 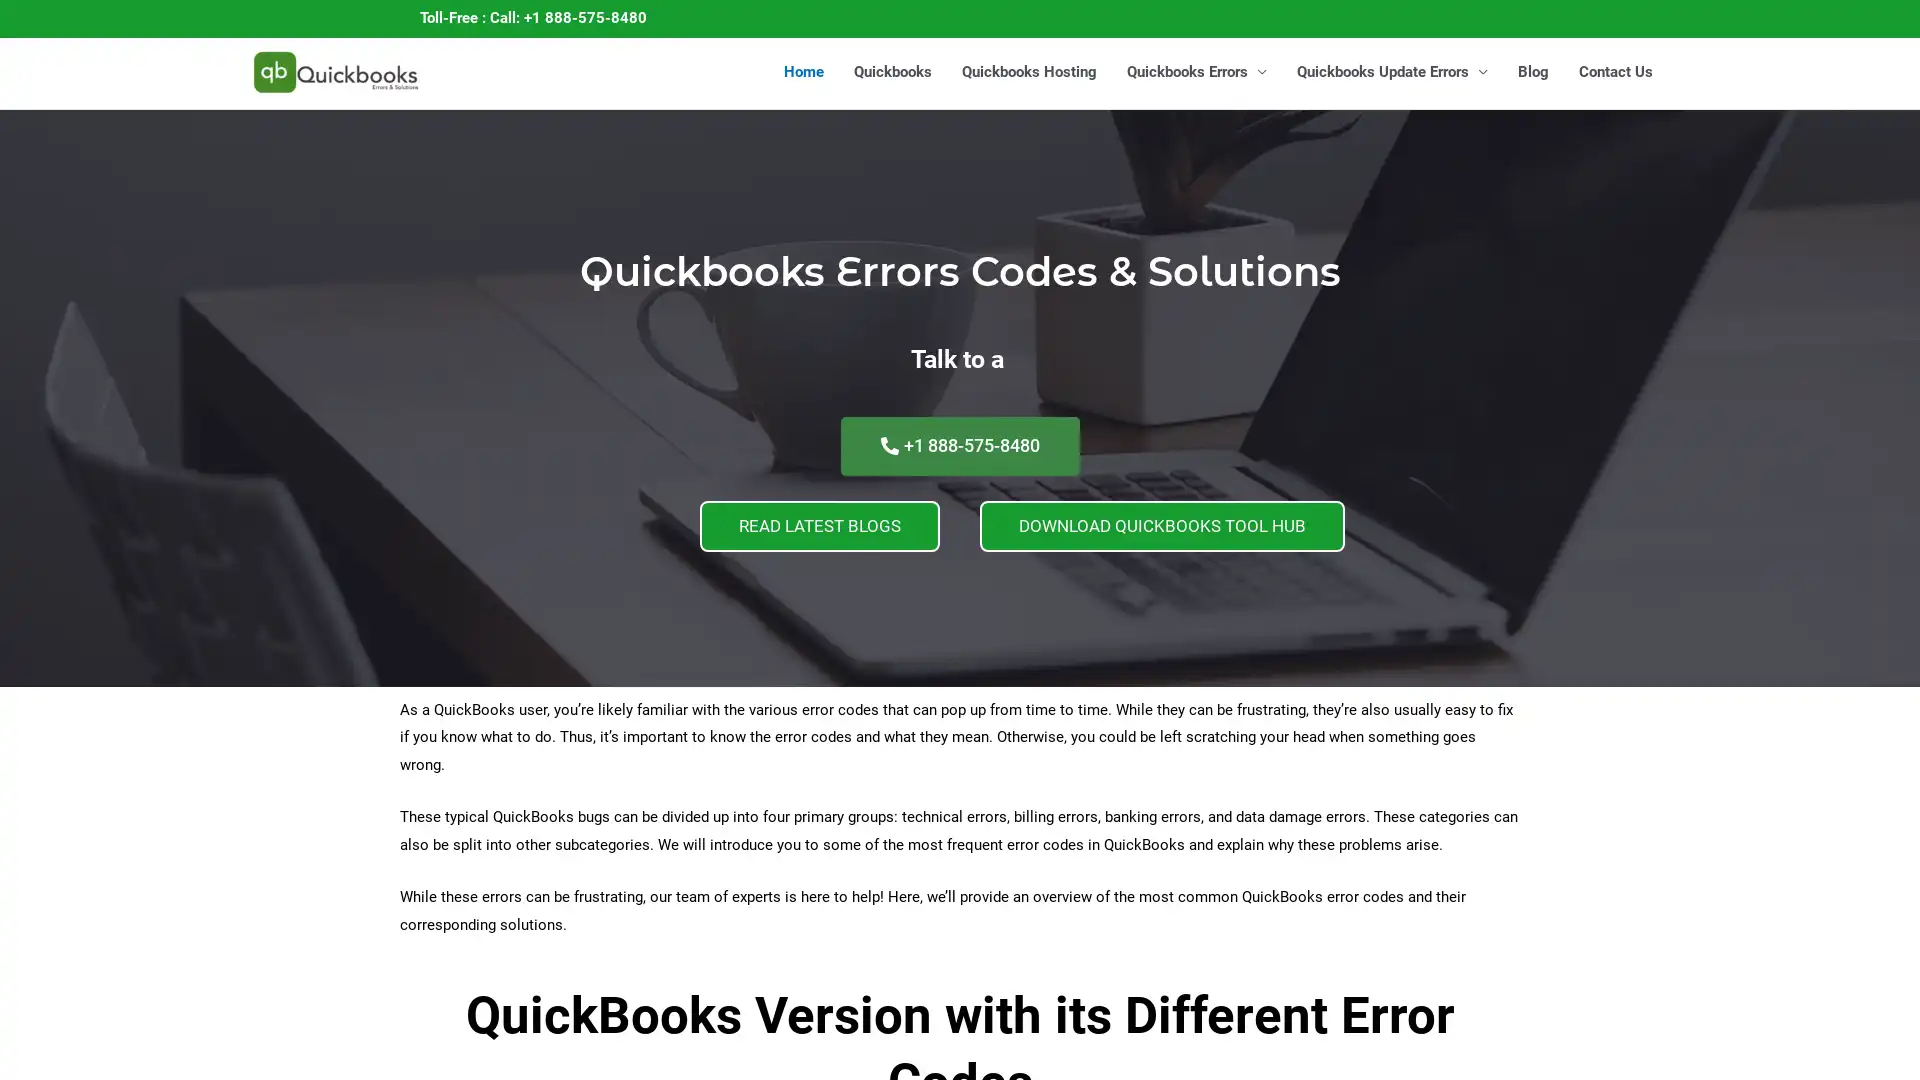 I want to click on READ LATEST BLOGS, so click(x=820, y=524).